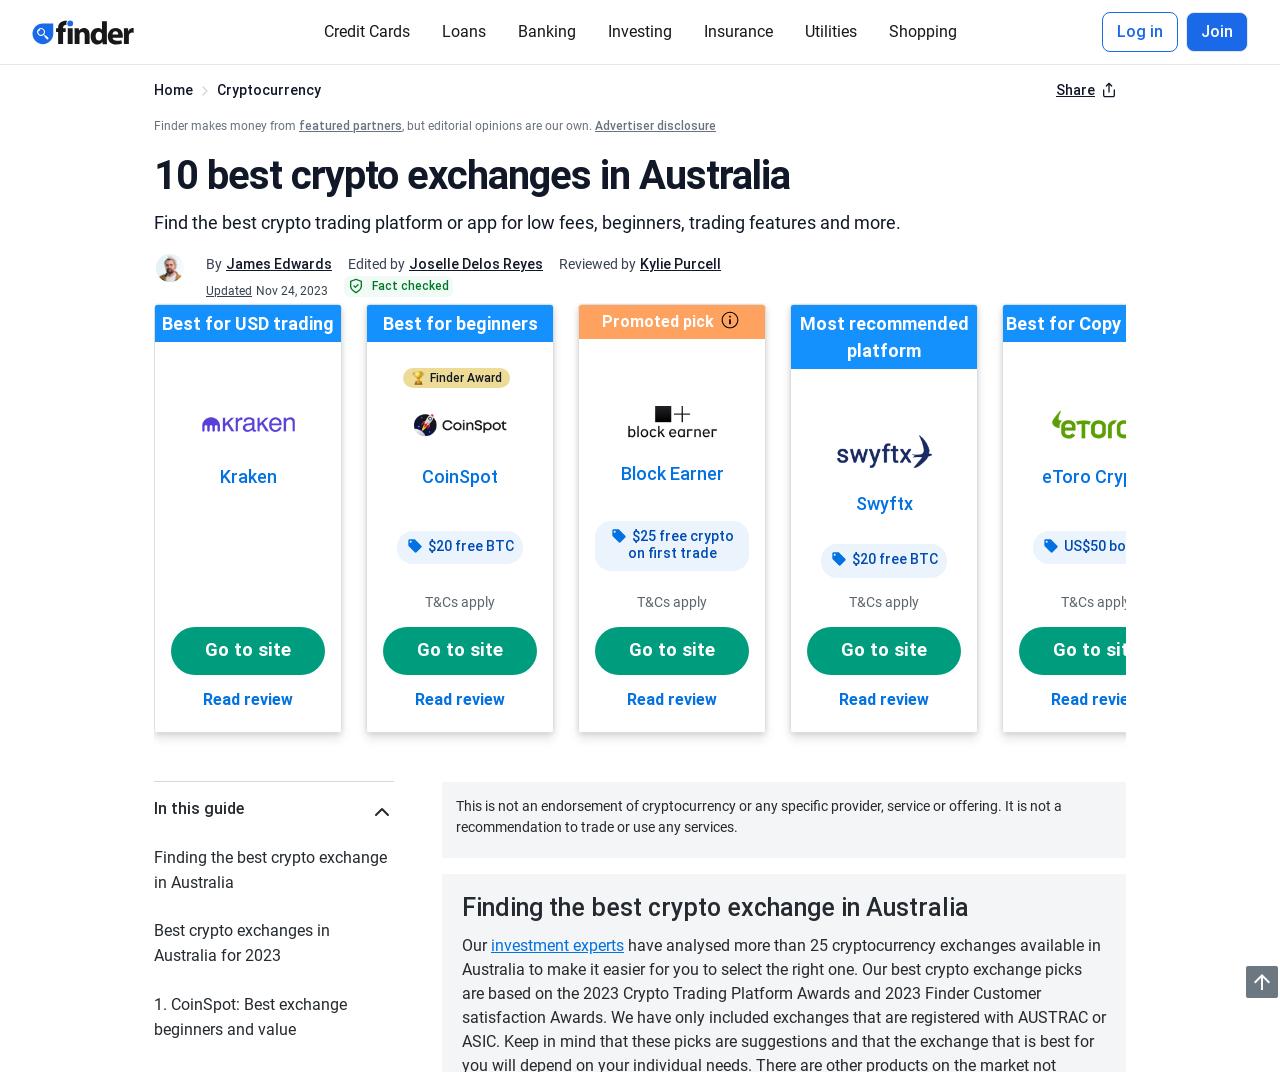  I want to click on 'Home', so click(173, 90).